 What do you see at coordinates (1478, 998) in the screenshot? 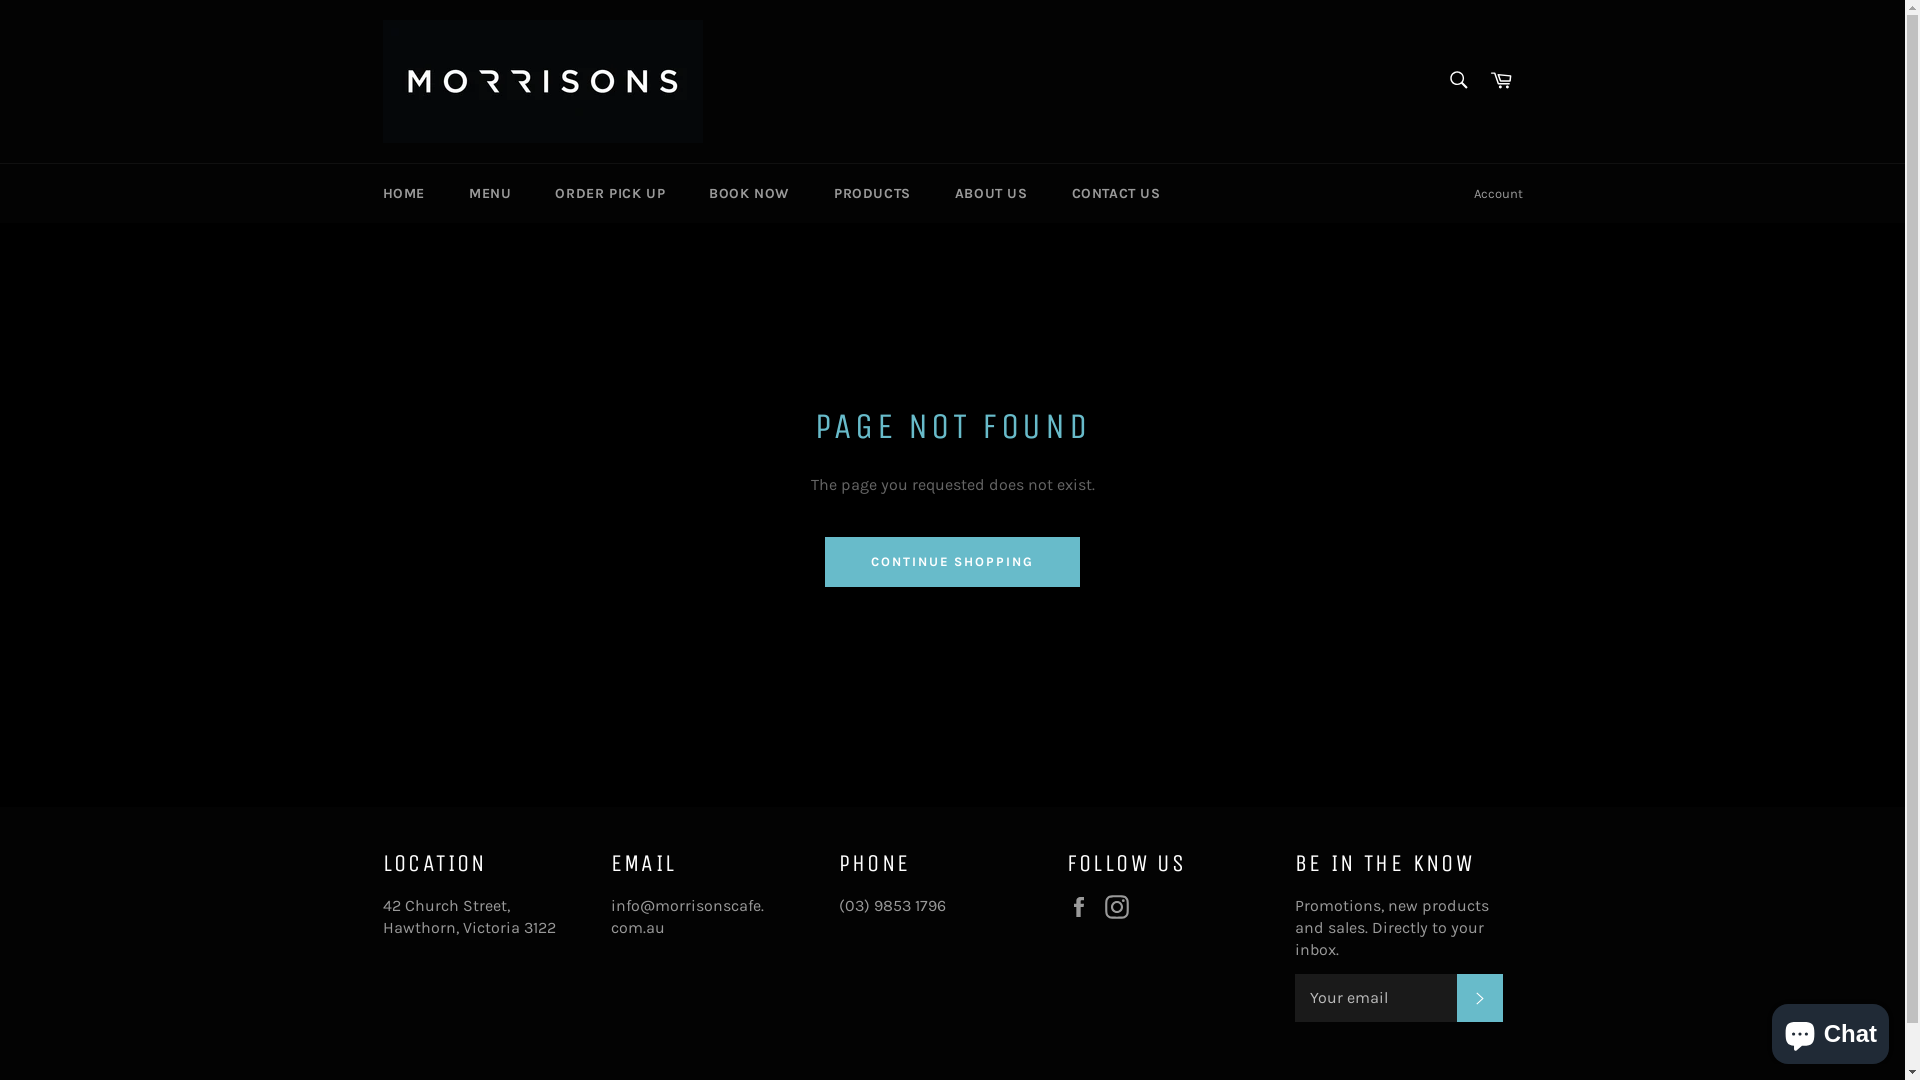
I see `'SUBSCRIBE'` at bounding box center [1478, 998].